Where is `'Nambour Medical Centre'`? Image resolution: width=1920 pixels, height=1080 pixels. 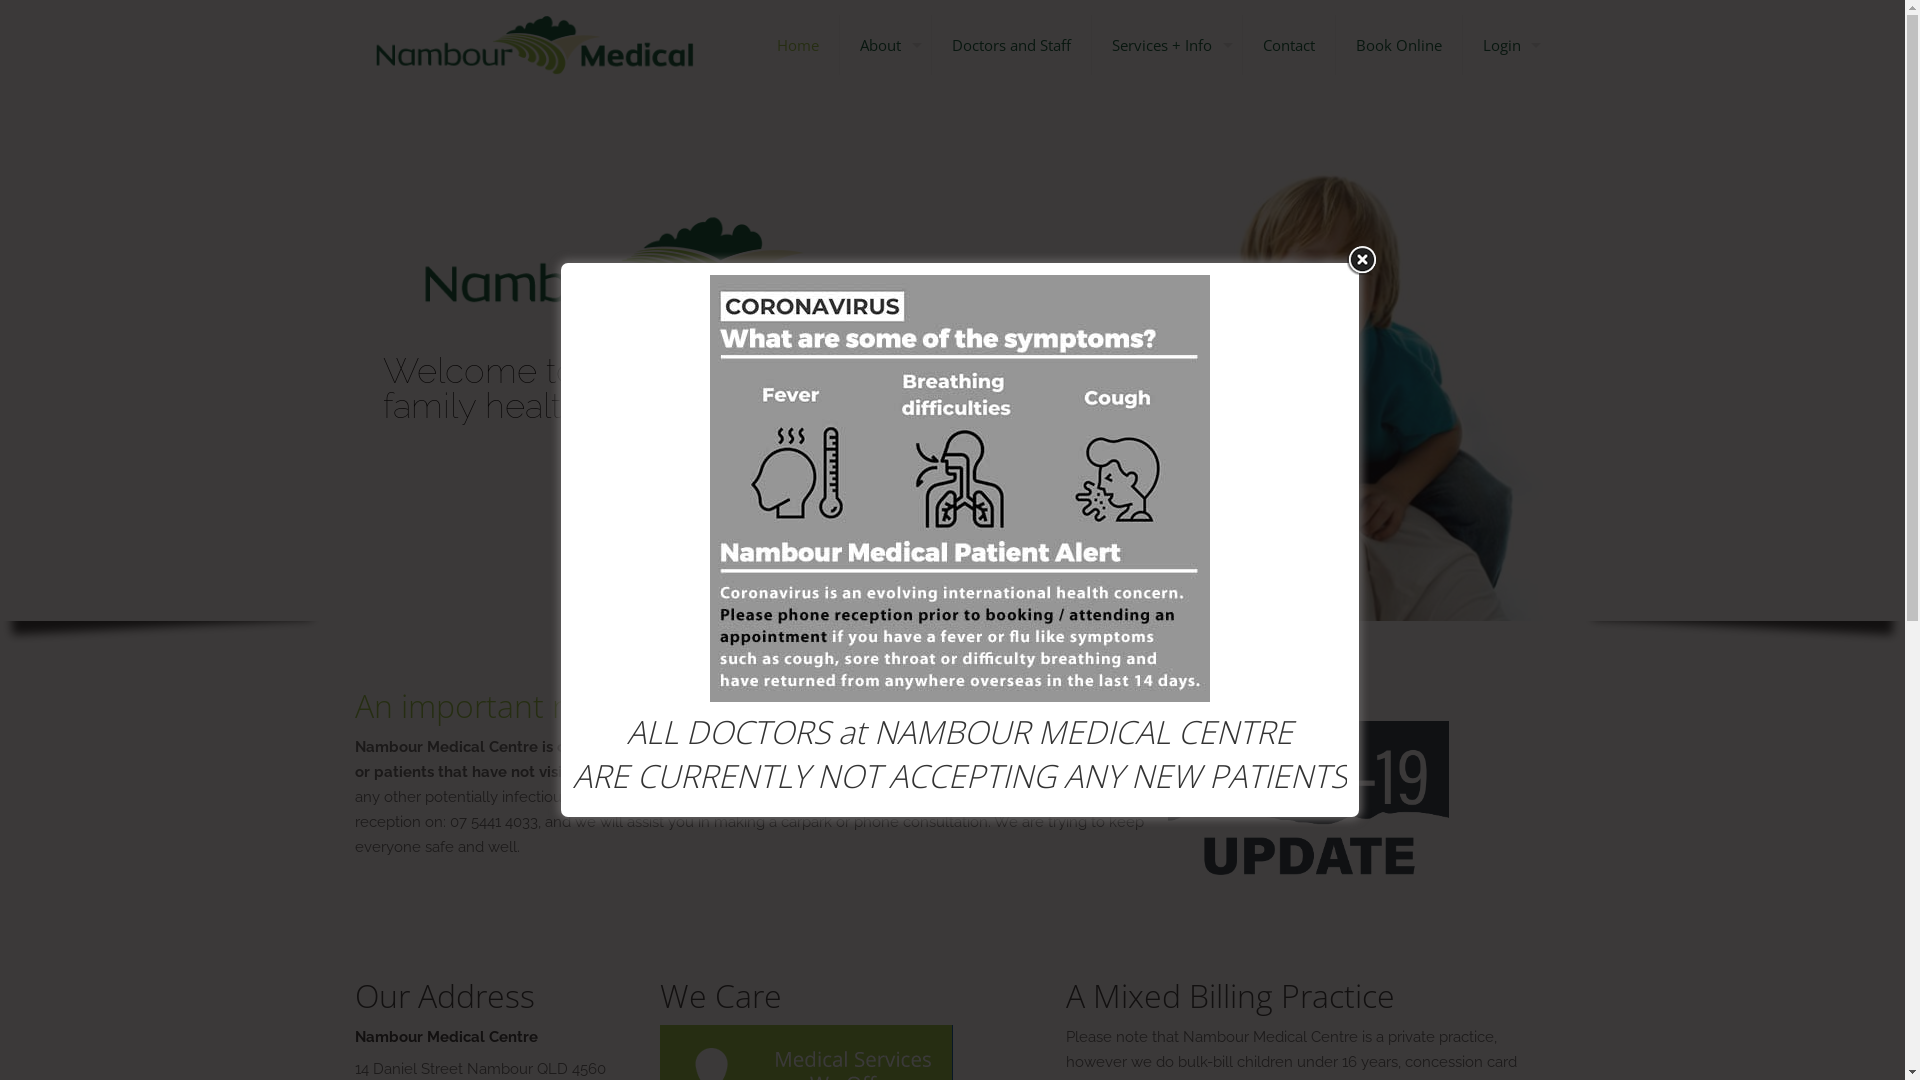
'Nambour Medical Centre' is located at coordinates (534, 45).